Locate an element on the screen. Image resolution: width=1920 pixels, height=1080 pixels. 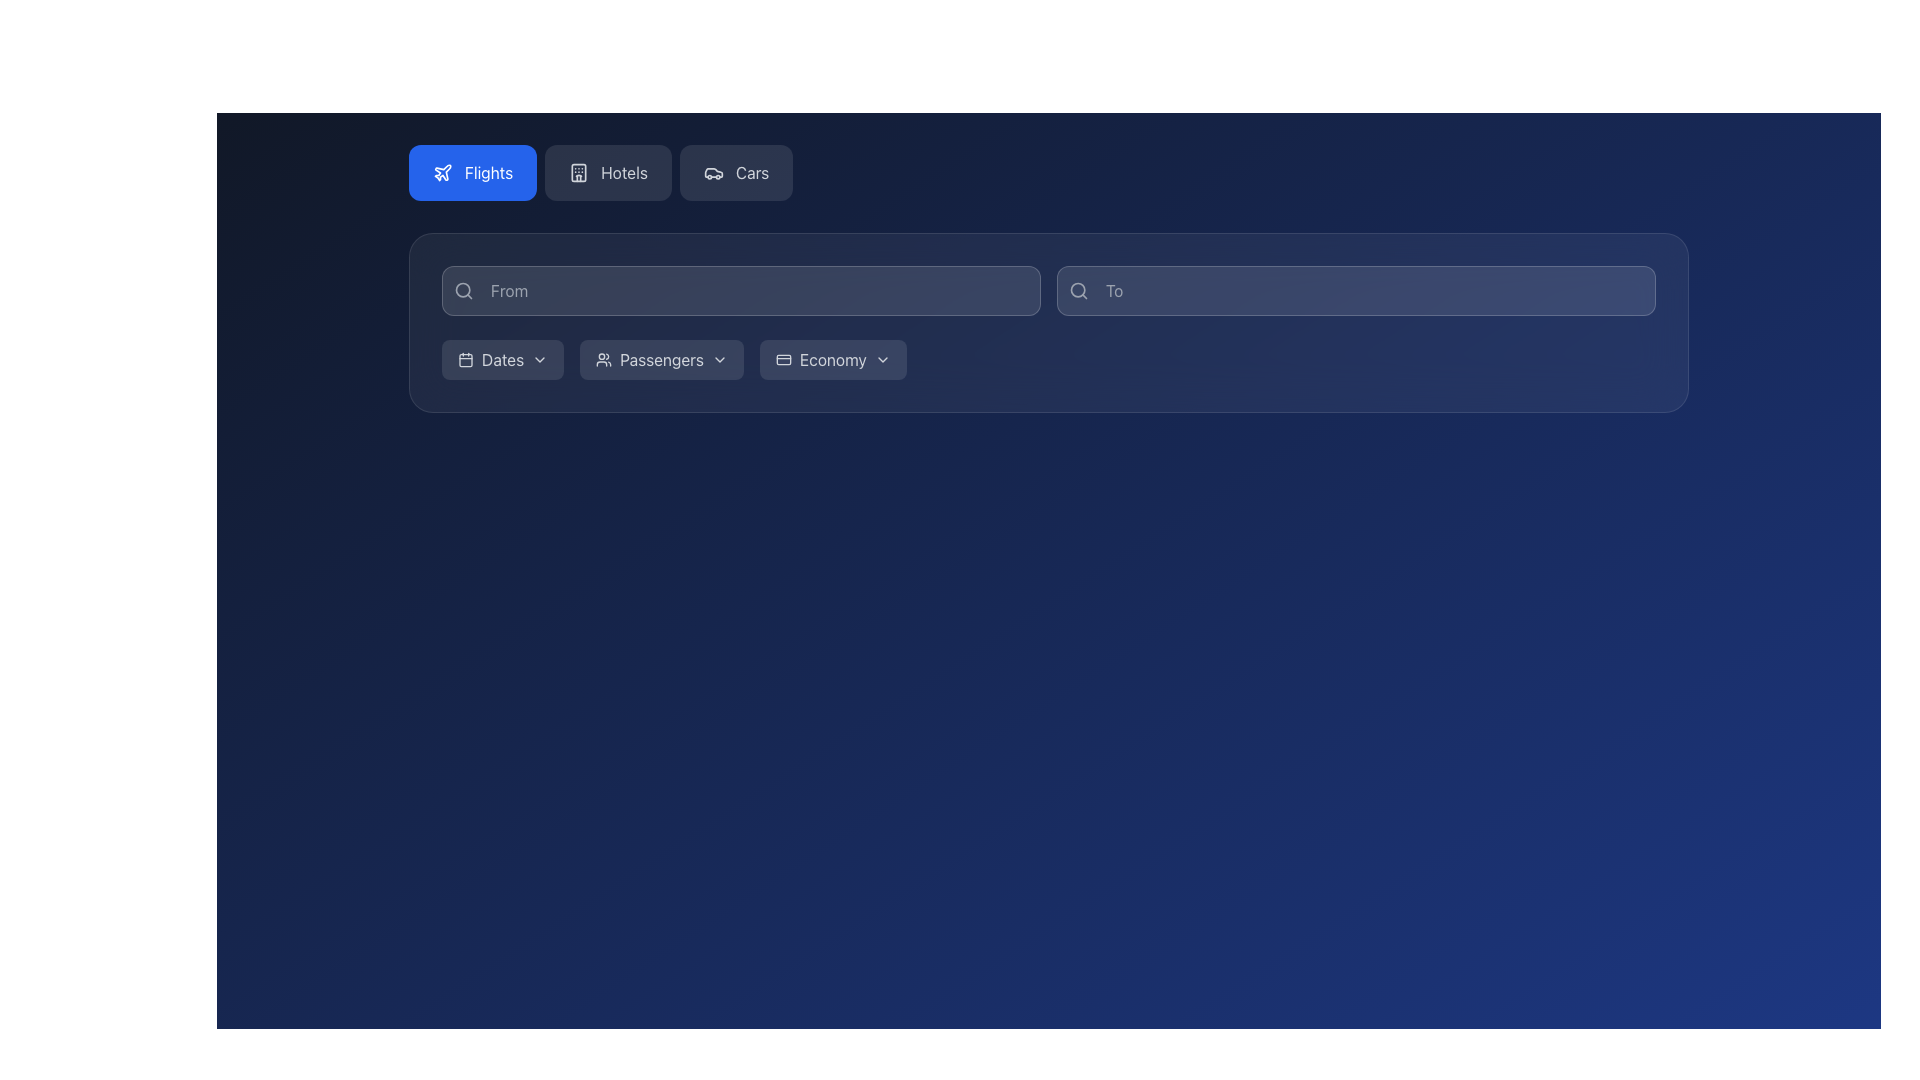
the car icon within the 'Cars' button located on the top navigation bar, which is centered at the coordinates provided is located at coordinates (713, 172).